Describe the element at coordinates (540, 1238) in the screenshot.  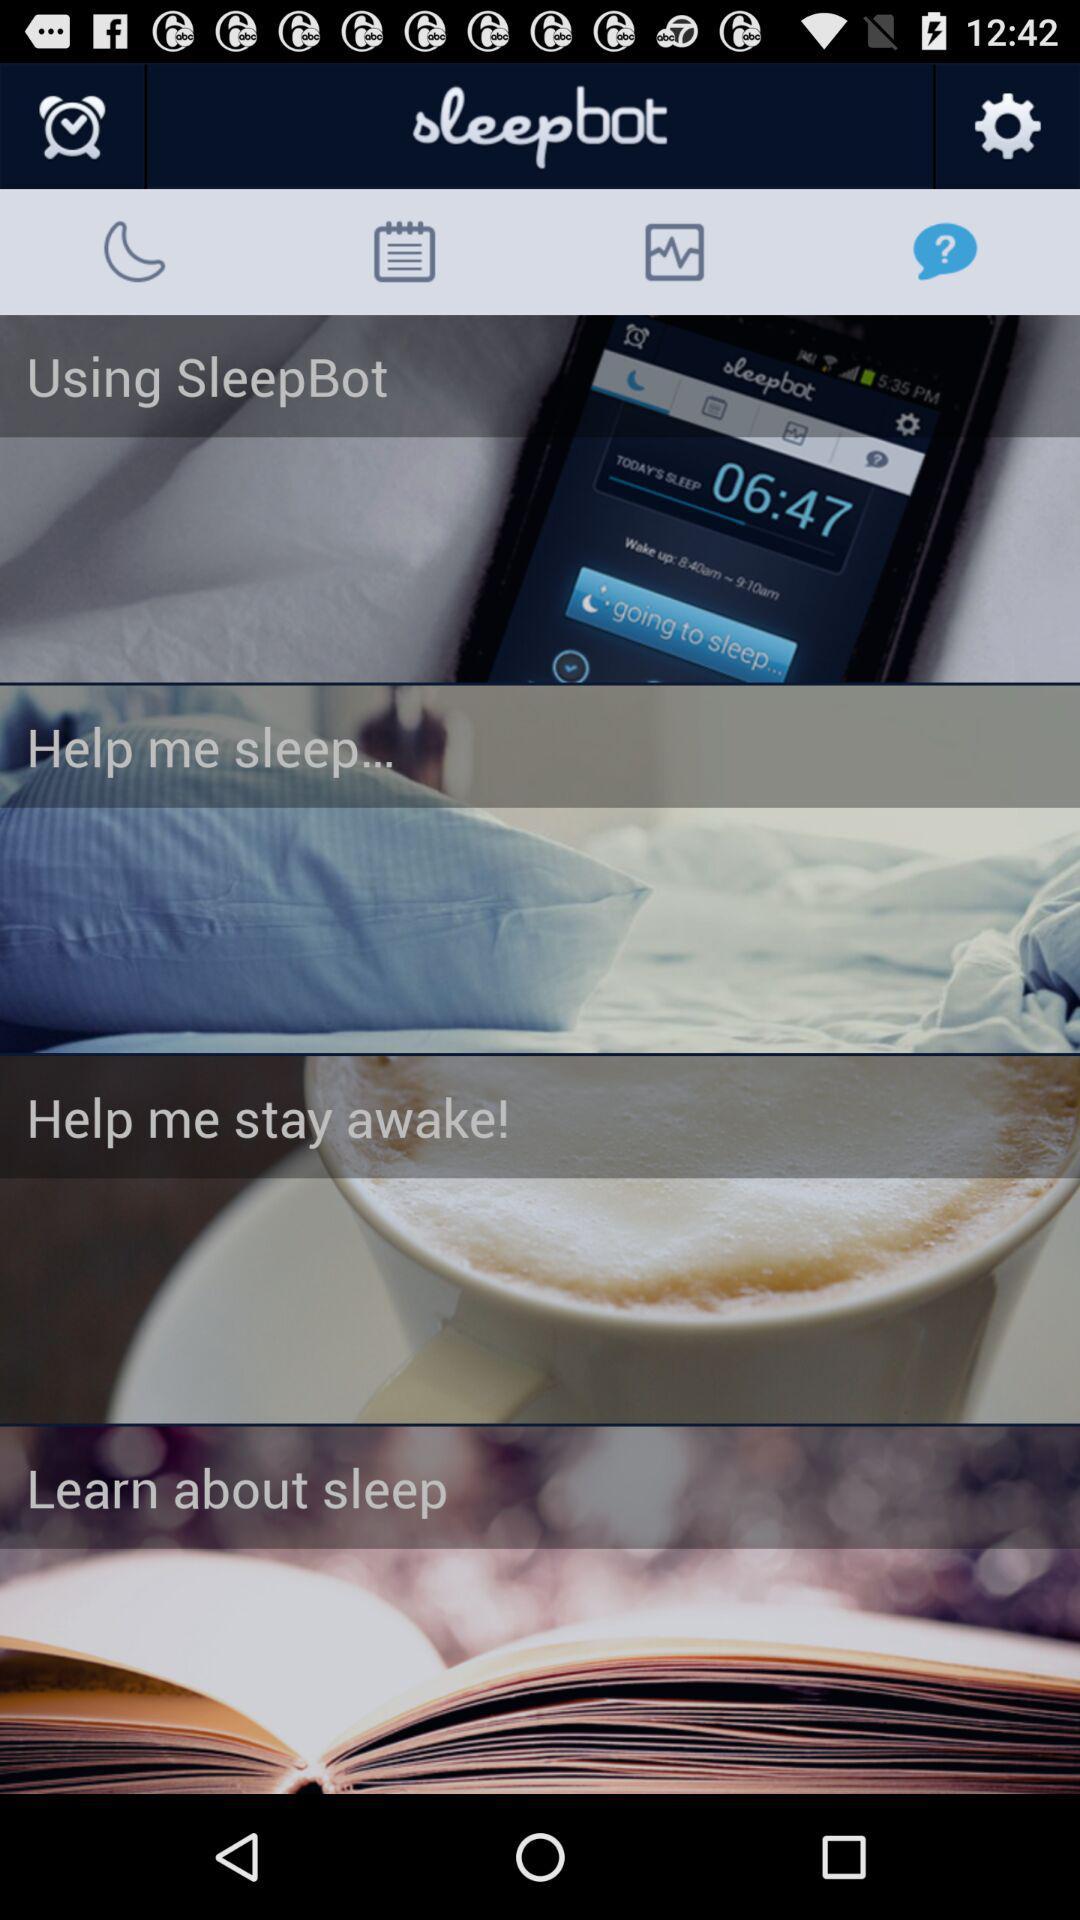
I see `opens article` at that location.